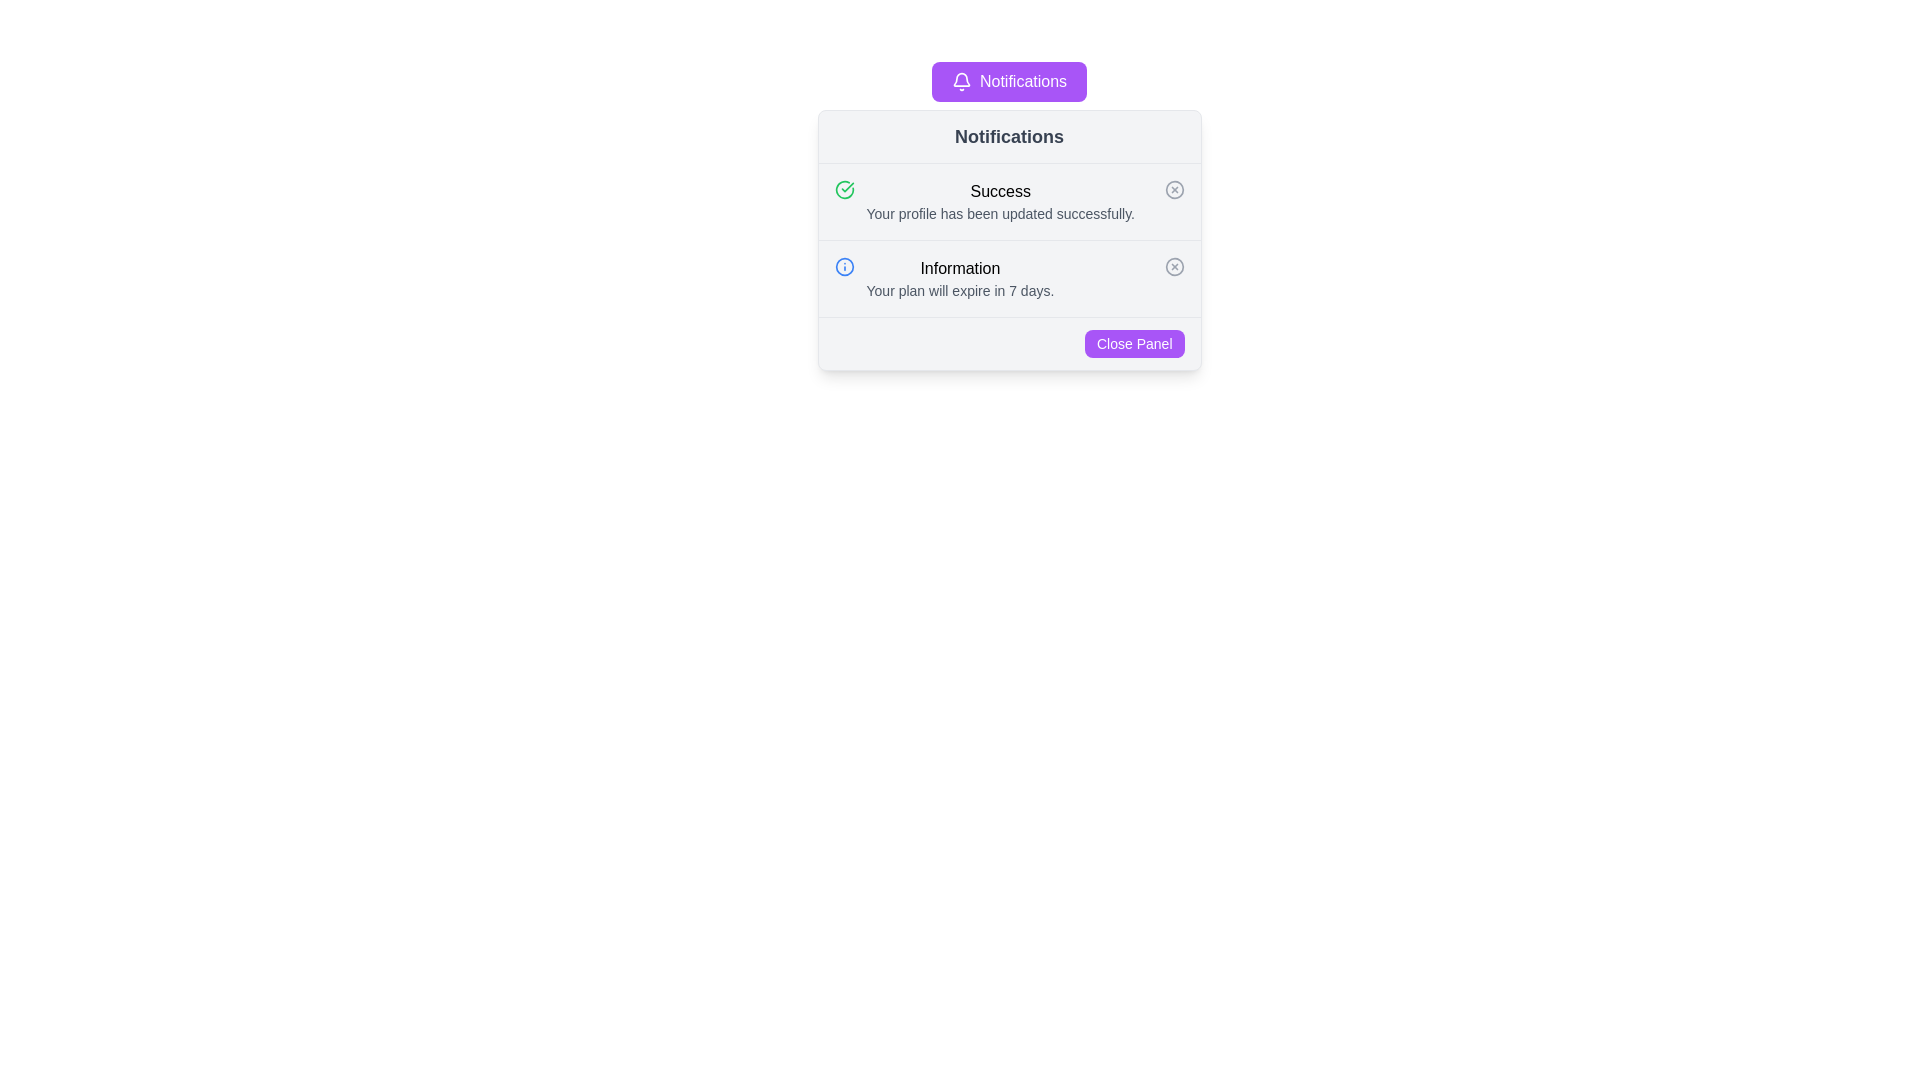 This screenshot has height=1080, width=1920. Describe the element at coordinates (1000, 213) in the screenshot. I see `the text label that reads 'Your profile has been updated successfully,' which is styled in a smaller, muted gray font and located under the 'Success' label in the notification panel` at that location.